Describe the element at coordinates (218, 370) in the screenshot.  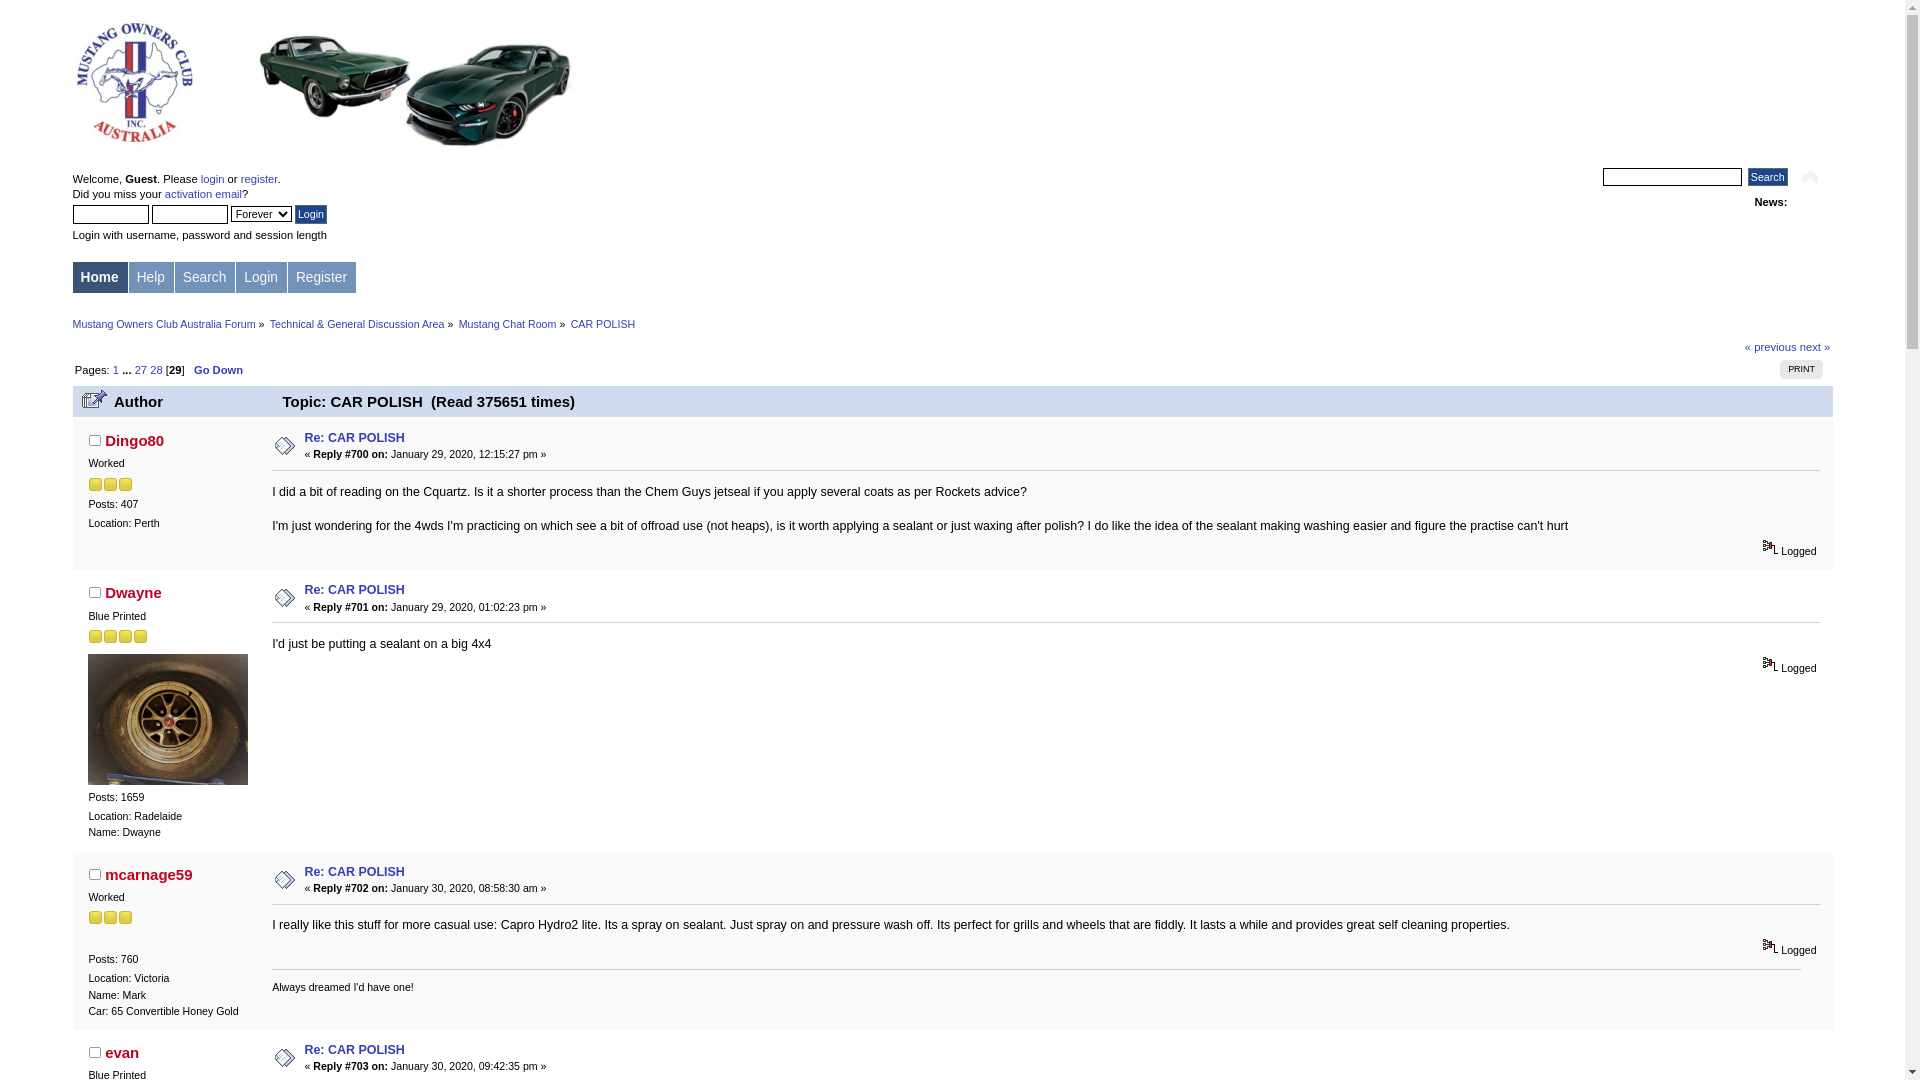
I see `'Go Down'` at that location.